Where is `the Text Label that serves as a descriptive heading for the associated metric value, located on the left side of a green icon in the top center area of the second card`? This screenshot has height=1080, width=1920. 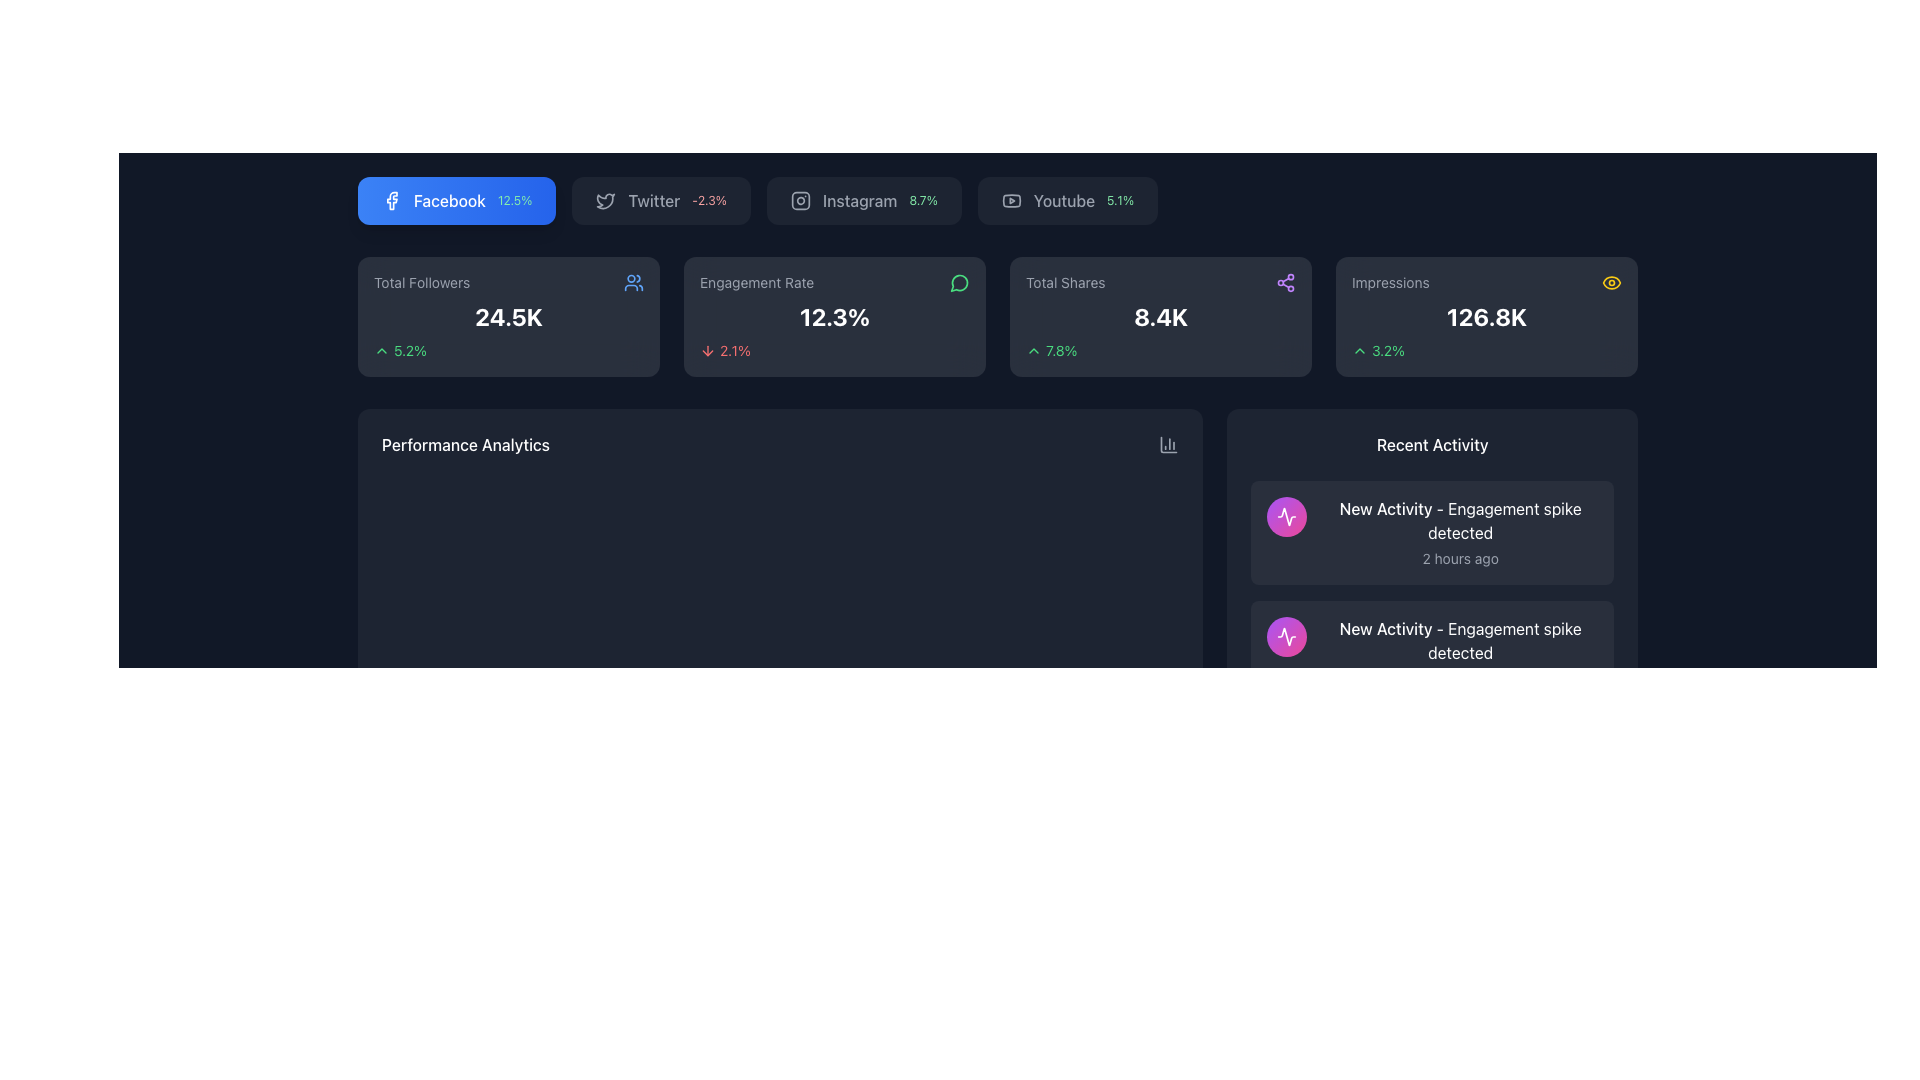 the Text Label that serves as a descriptive heading for the associated metric value, located on the left side of a green icon in the top center area of the second card is located at coordinates (756, 282).